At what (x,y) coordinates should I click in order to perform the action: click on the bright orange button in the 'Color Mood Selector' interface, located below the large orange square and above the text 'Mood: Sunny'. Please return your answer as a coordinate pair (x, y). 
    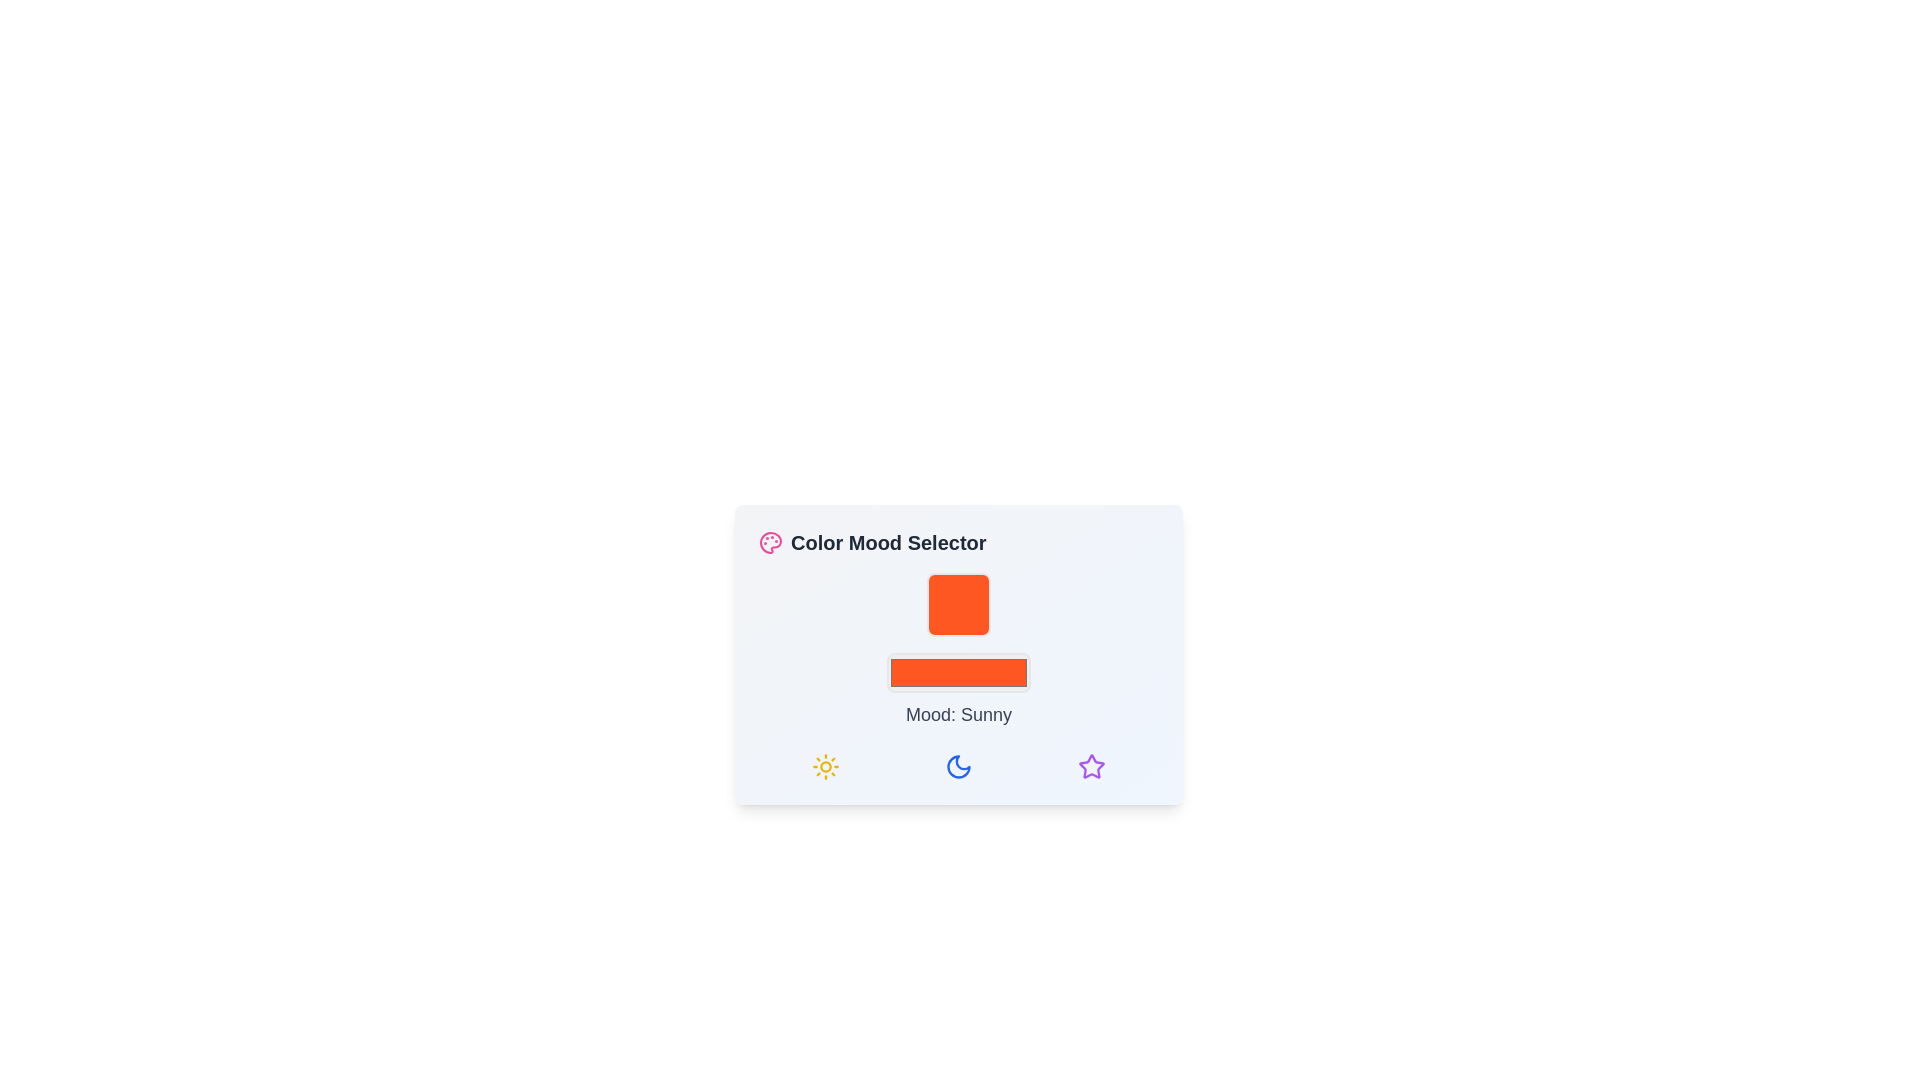
    Looking at the image, I should click on (958, 651).